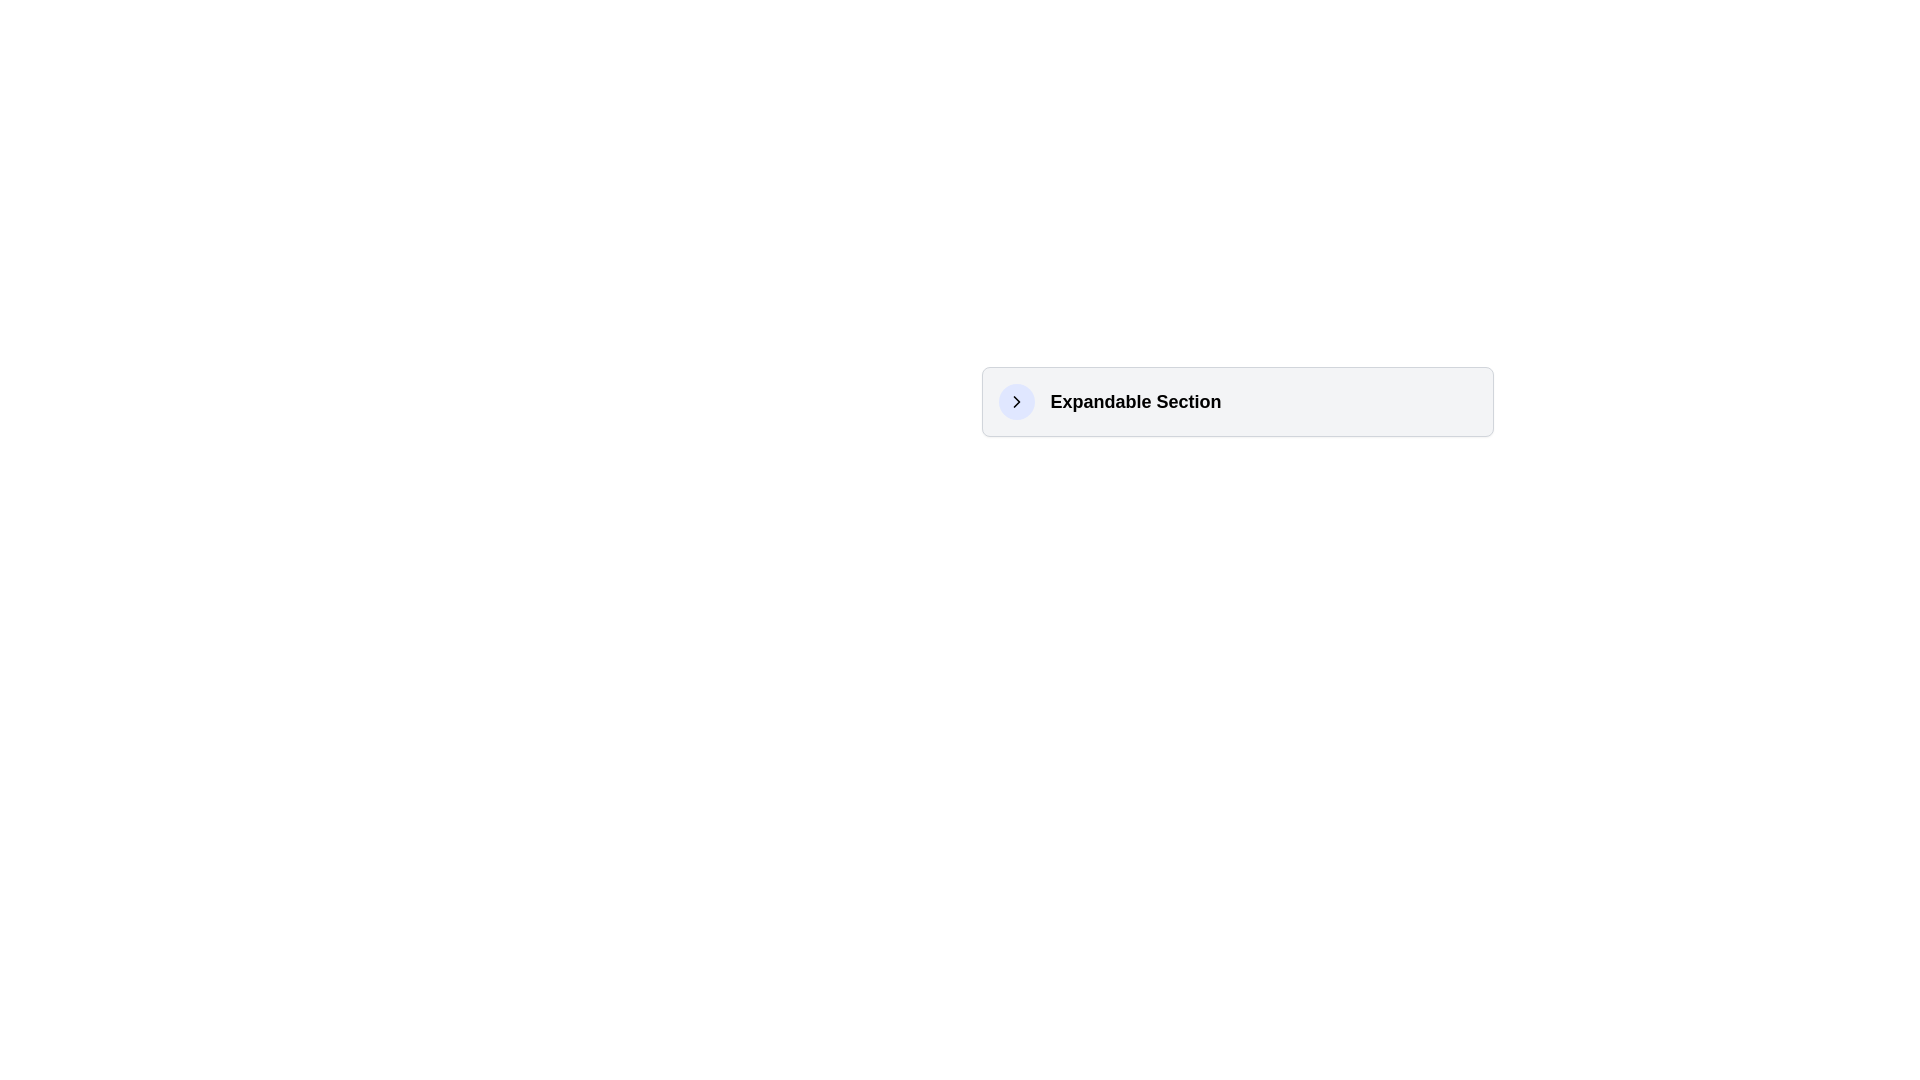 The image size is (1920, 1080). What do you see at coordinates (1016, 401) in the screenshot?
I see `the button with a chevron symbol pointing right, located to the left of the text 'Expandable Section'` at bounding box center [1016, 401].